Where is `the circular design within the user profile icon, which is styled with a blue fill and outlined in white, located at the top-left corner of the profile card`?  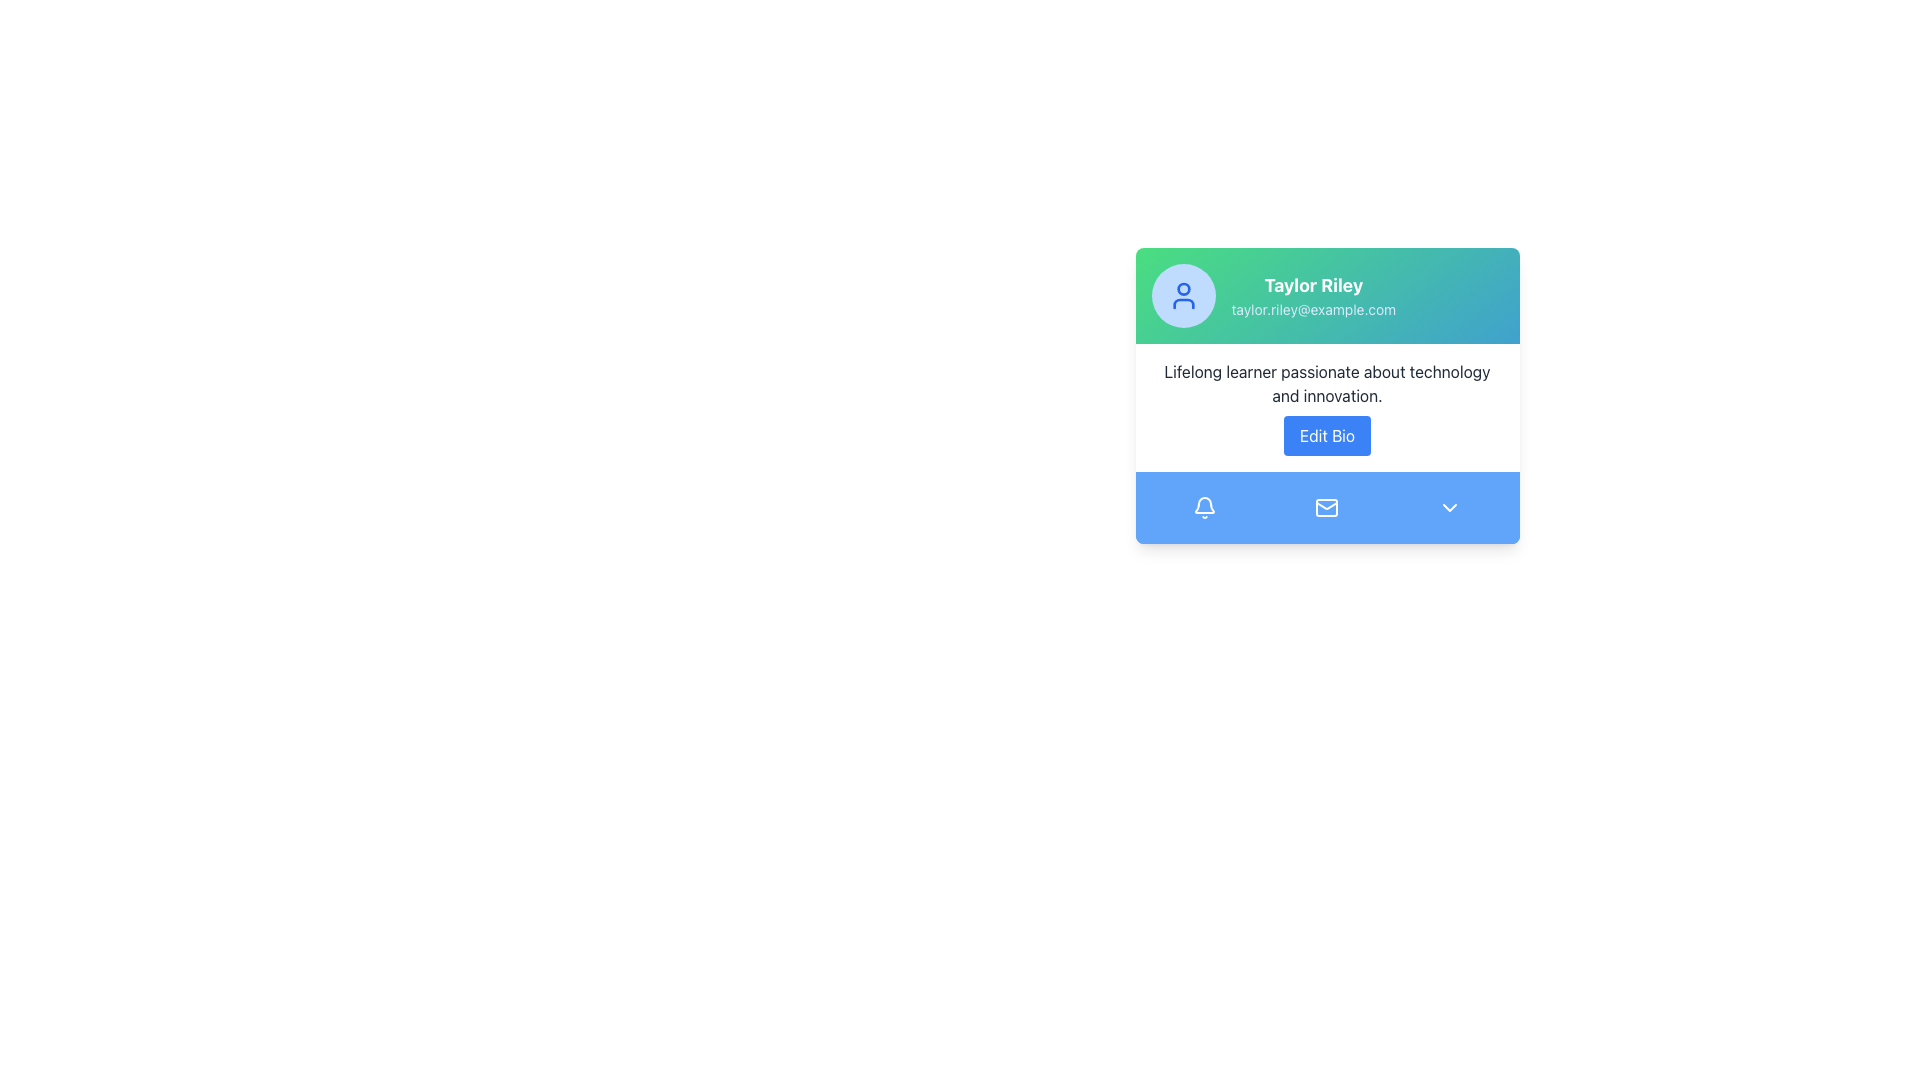 the circular design within the user profile icon, which is styled with a blue fill and outlined in white, located at the top-left corner of the profile card is located at coordinates (1183, 289).